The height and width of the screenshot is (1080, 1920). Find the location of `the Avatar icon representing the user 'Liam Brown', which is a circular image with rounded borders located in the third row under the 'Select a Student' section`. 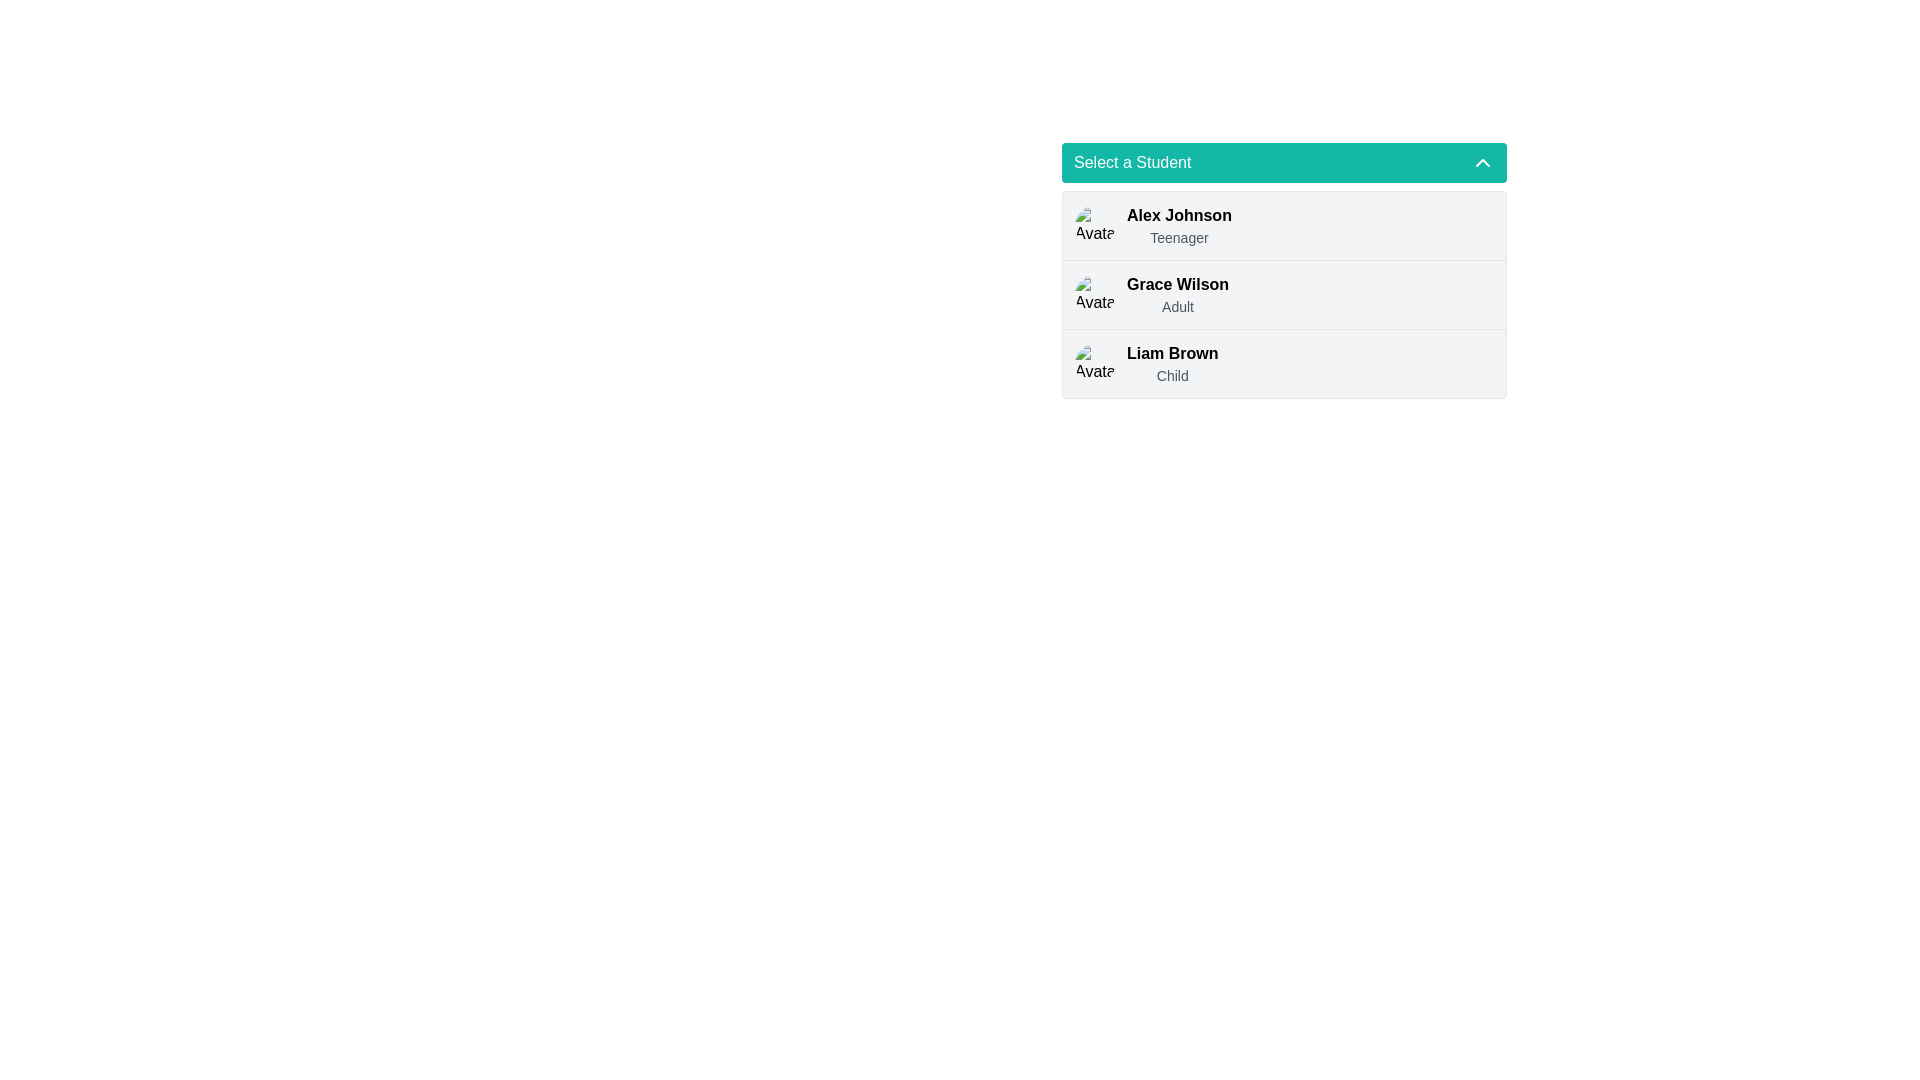

the Avatar icon representing the user 'Liam Brown', which is a circular image with rounded borders located in the third row under the 'Select a Student' section is located at coordinates (1093, 363).